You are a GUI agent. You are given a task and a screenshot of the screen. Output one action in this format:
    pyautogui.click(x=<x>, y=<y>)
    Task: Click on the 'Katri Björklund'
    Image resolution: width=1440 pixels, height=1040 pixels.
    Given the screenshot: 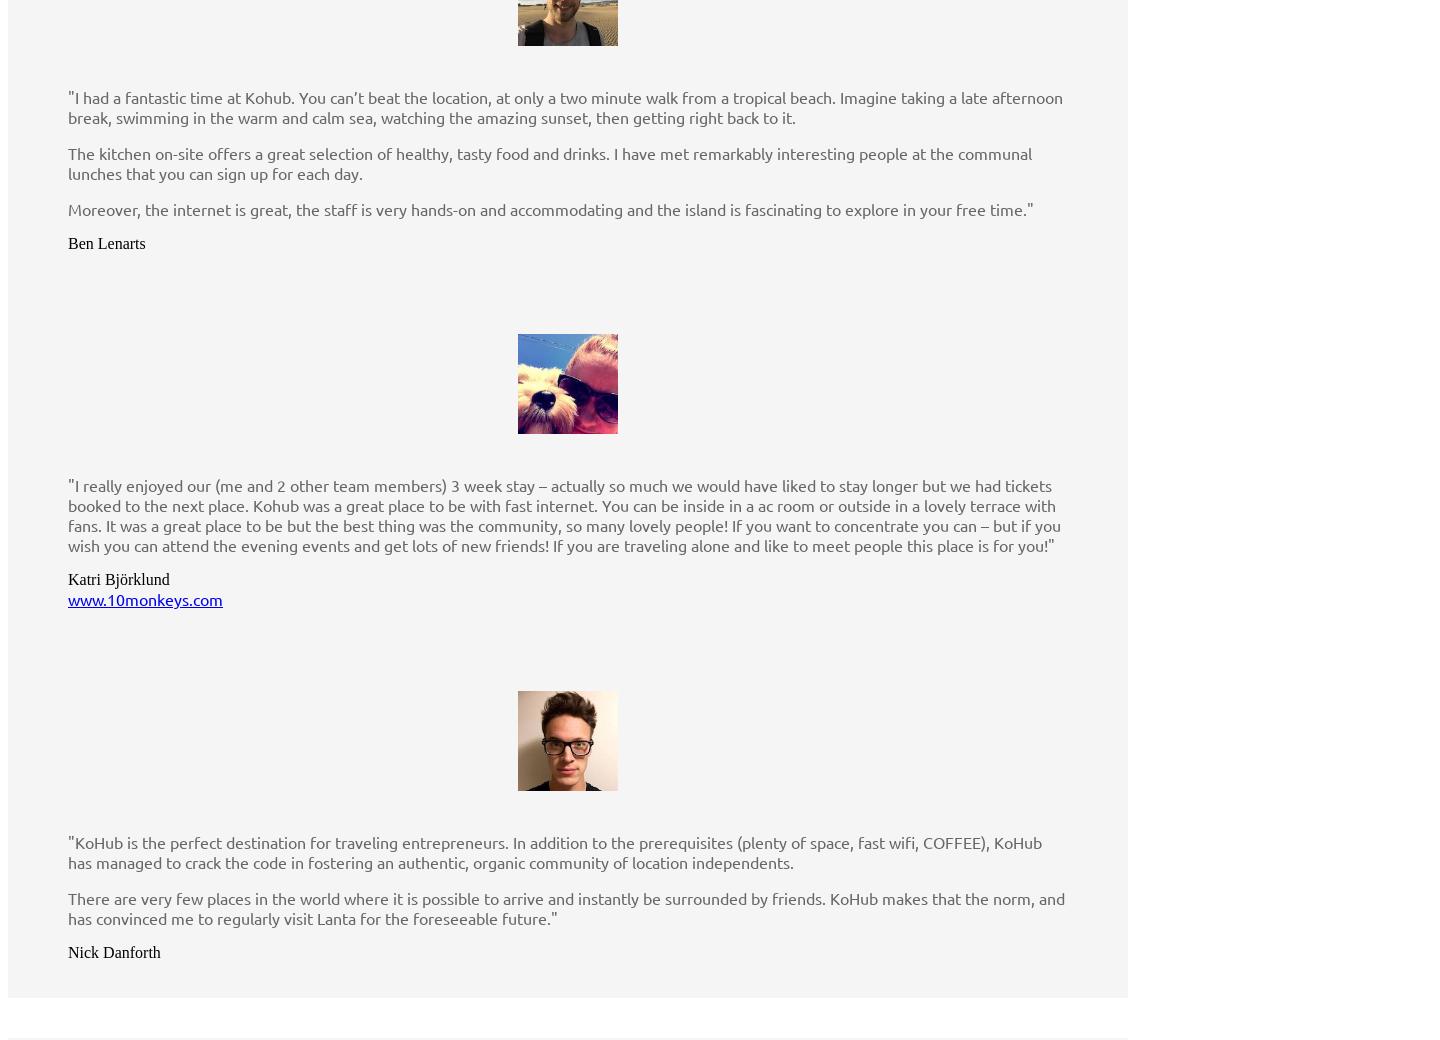 What is the action you would take?
    pyautogui.click(x=118, y=578)
    